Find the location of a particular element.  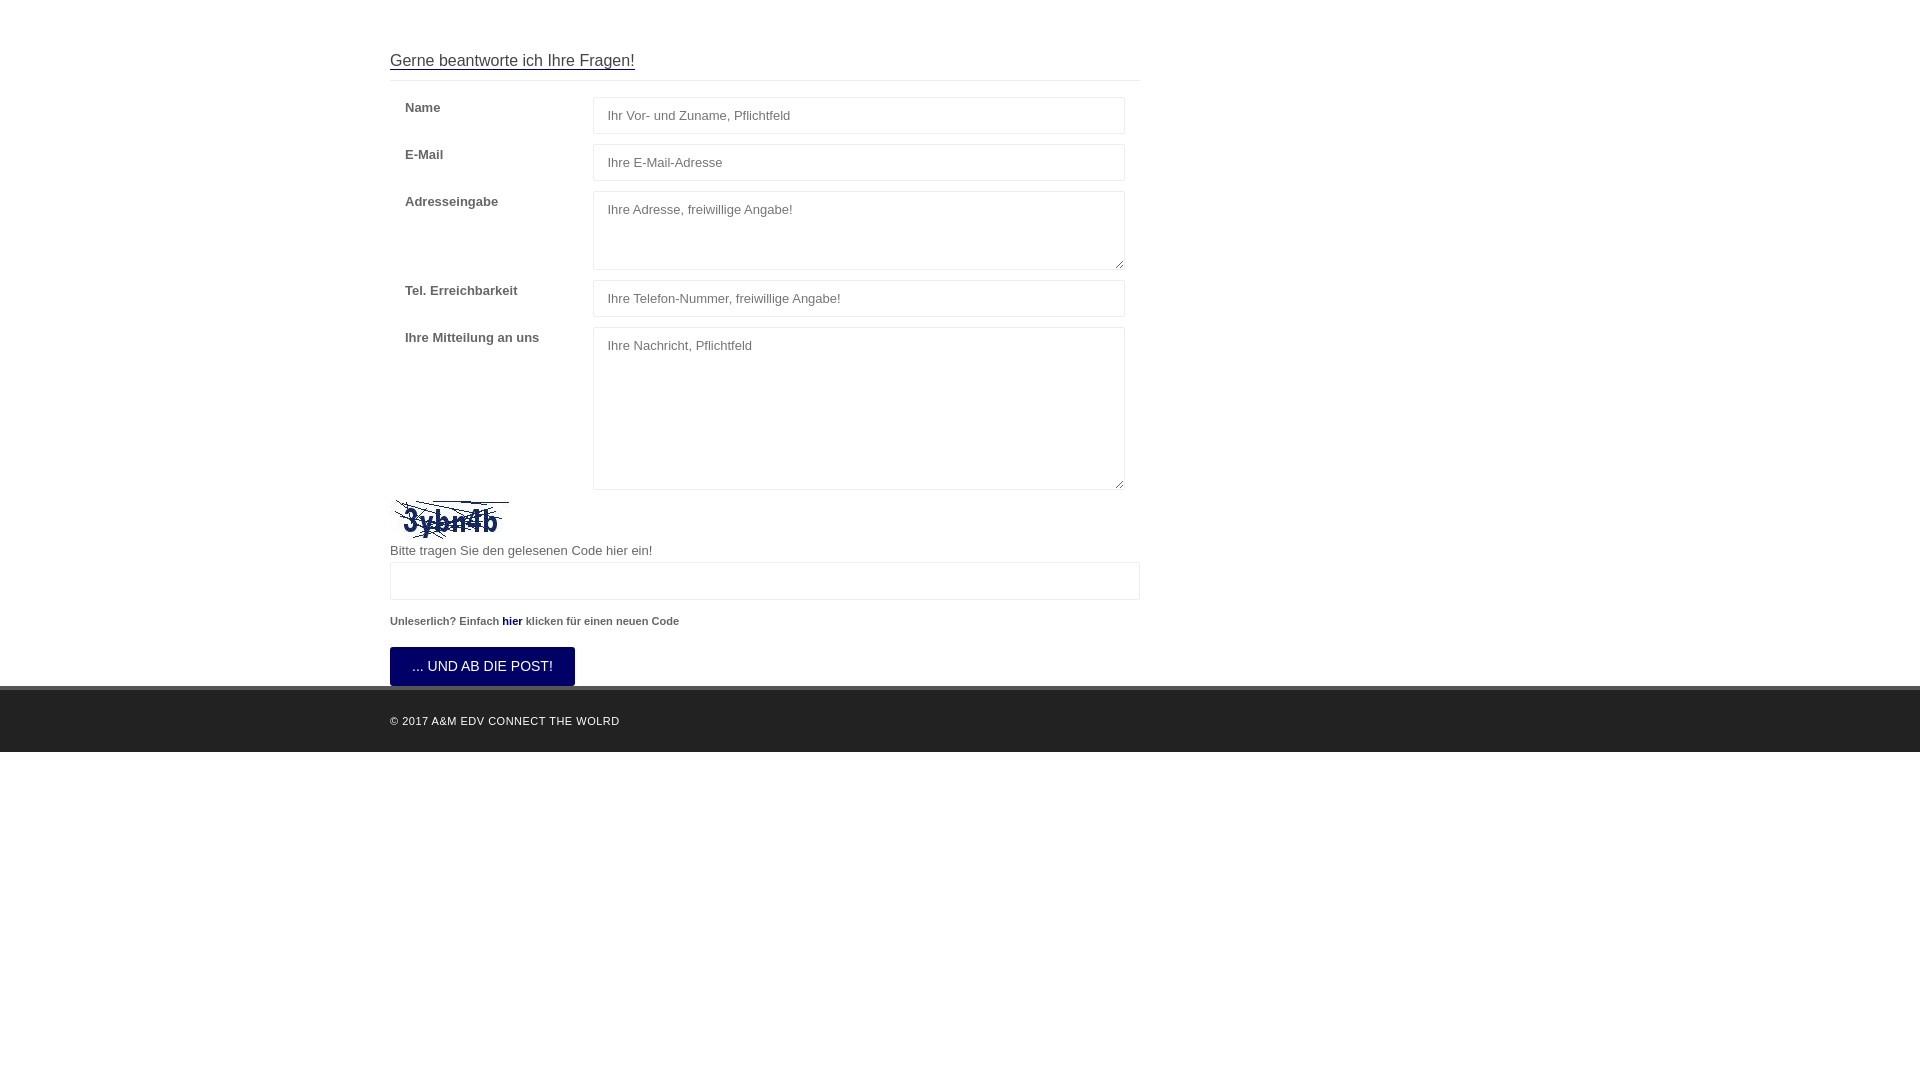

'... UND AB DIE POST!' is located at coordinates (482, 666).